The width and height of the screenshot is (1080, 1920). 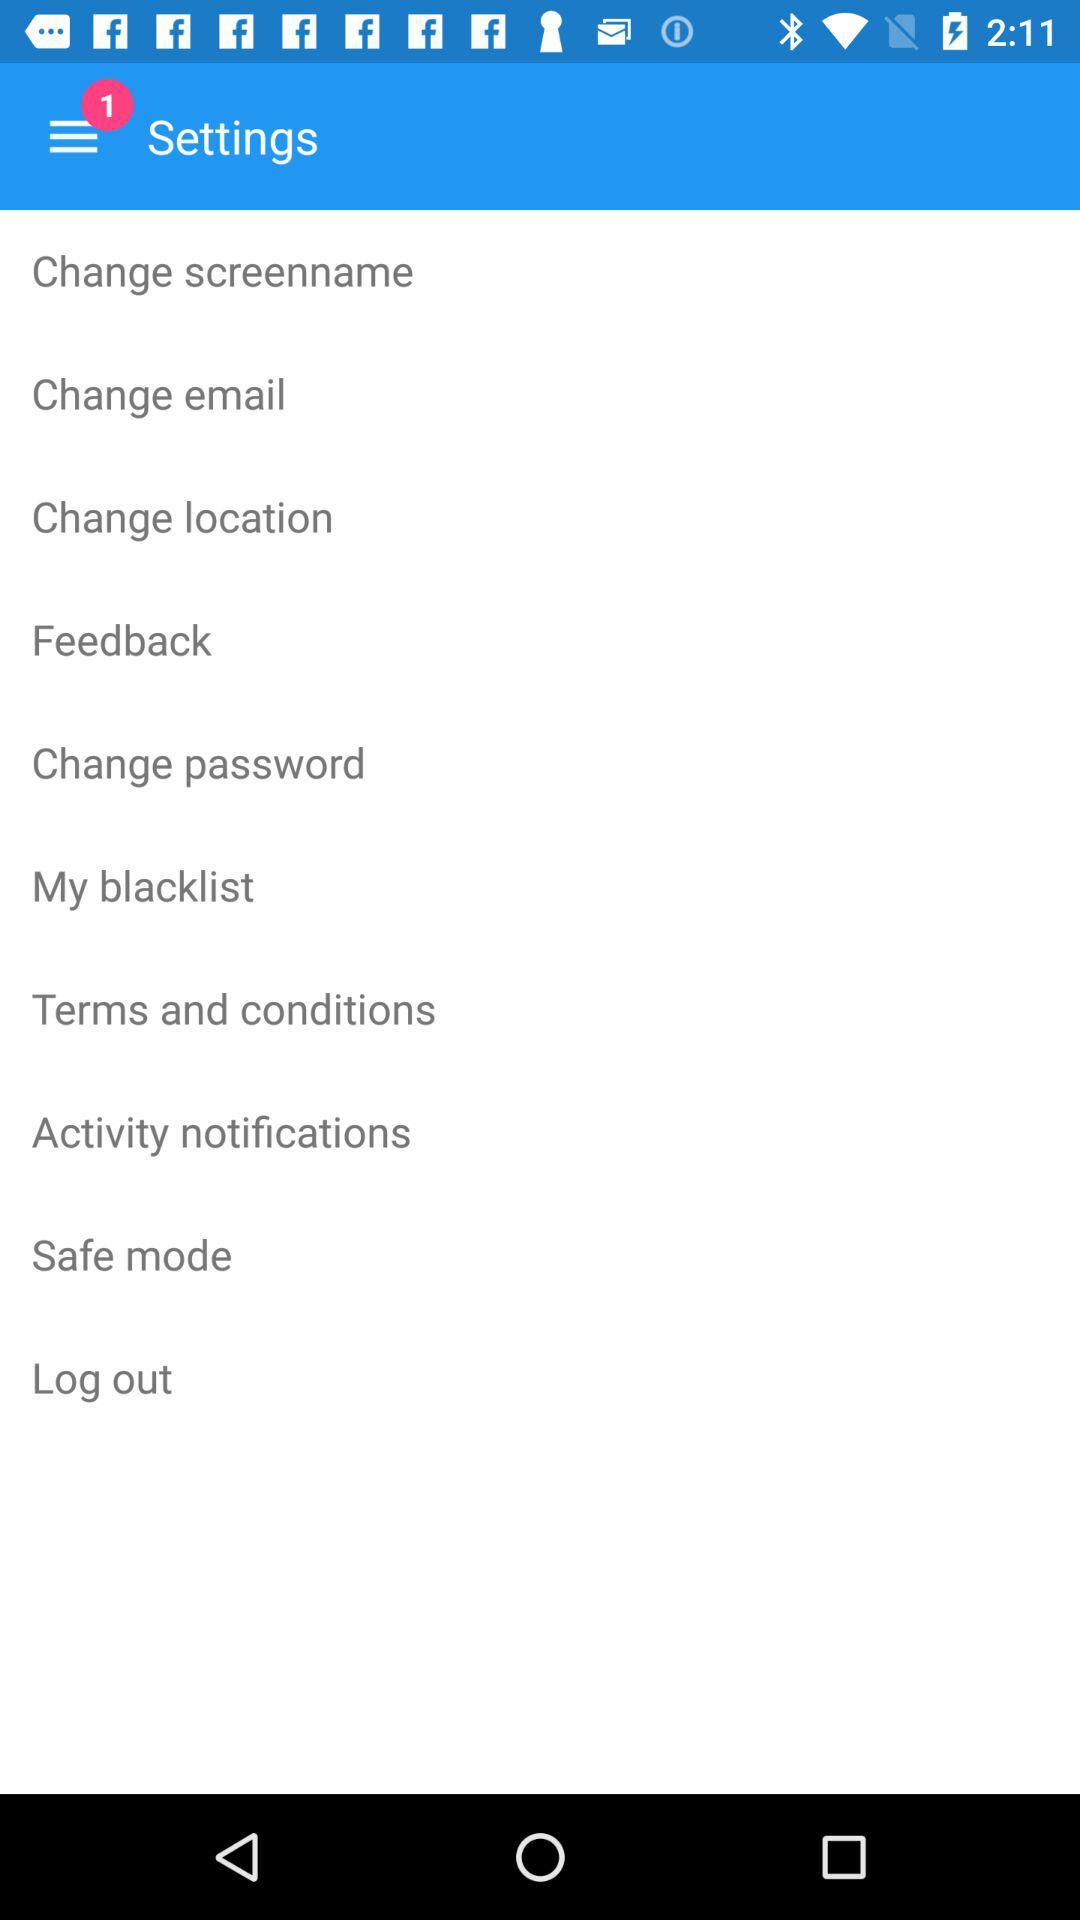 I want to click on activity notifications, so click(x=540, y=1131).